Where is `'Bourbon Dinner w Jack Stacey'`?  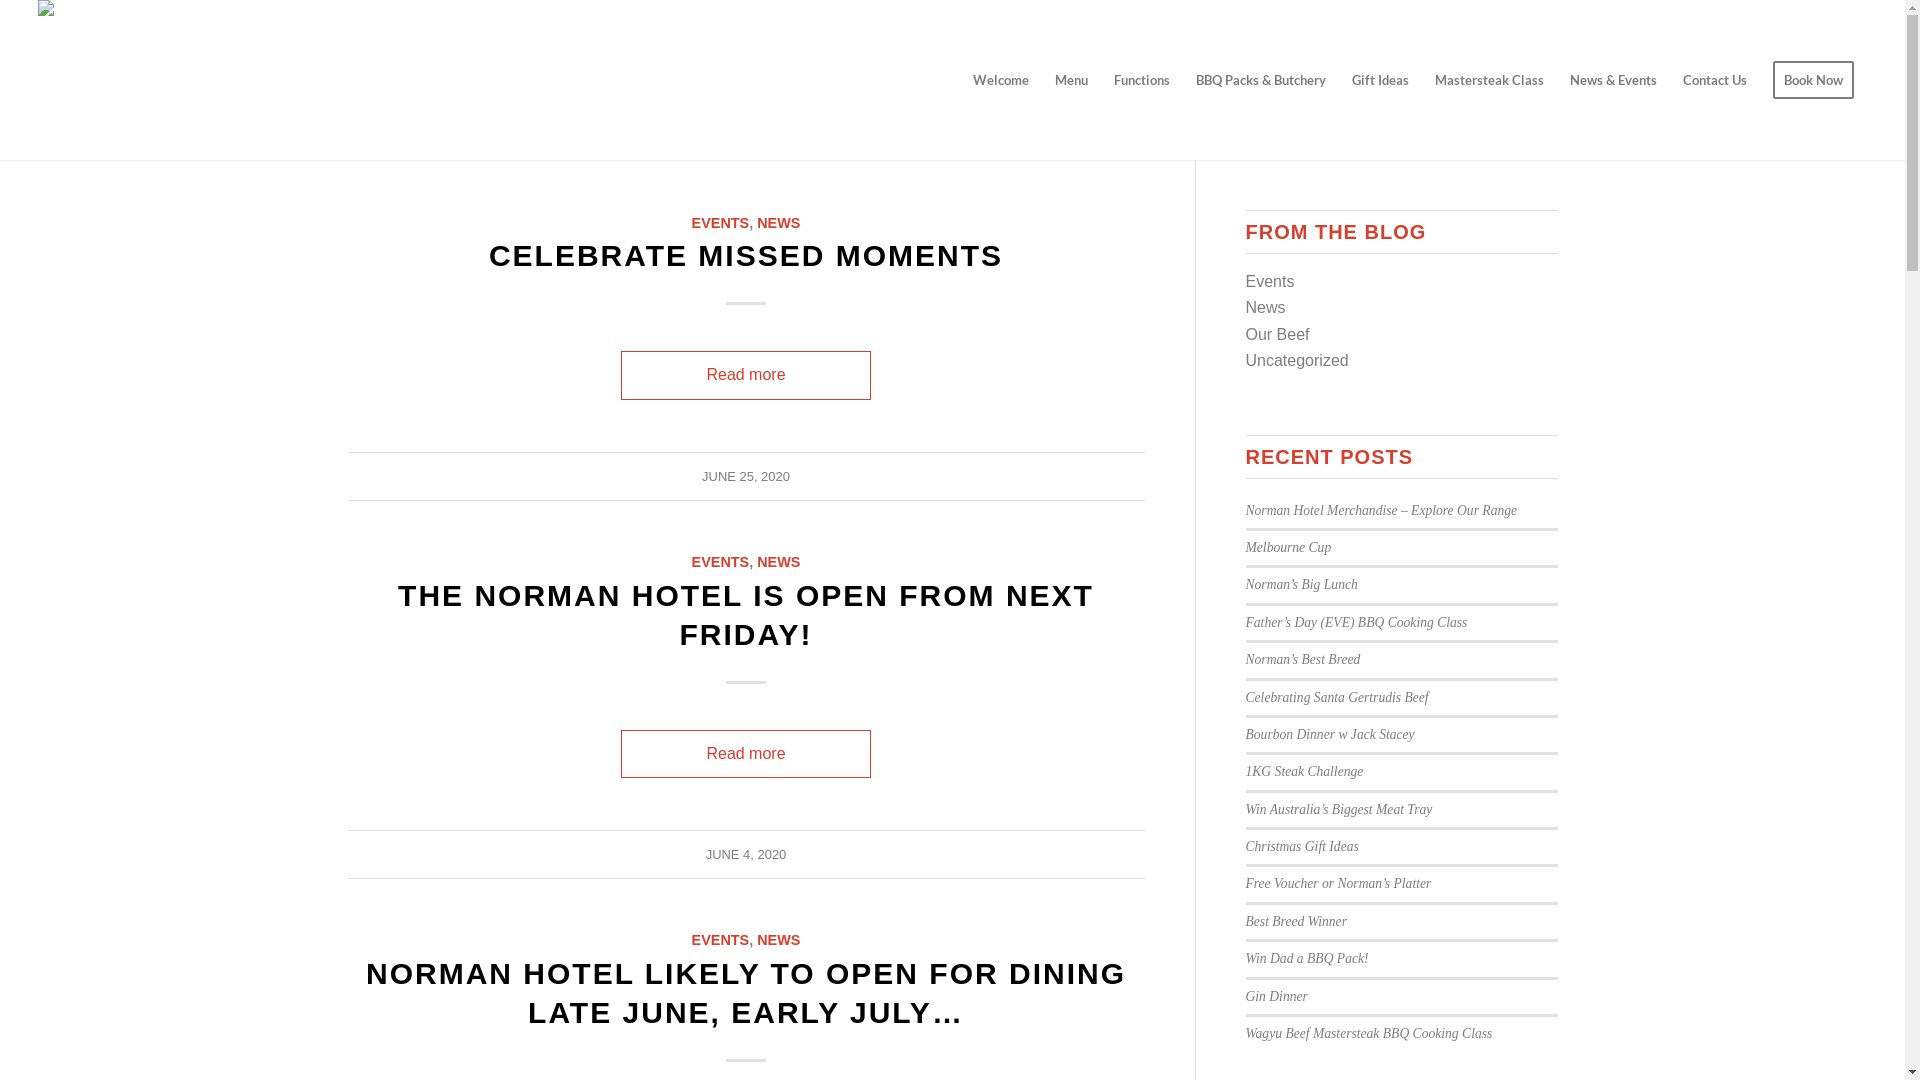 'Bourbon Dinner w Jack Stacey' is located at coordinates (1330, 734).